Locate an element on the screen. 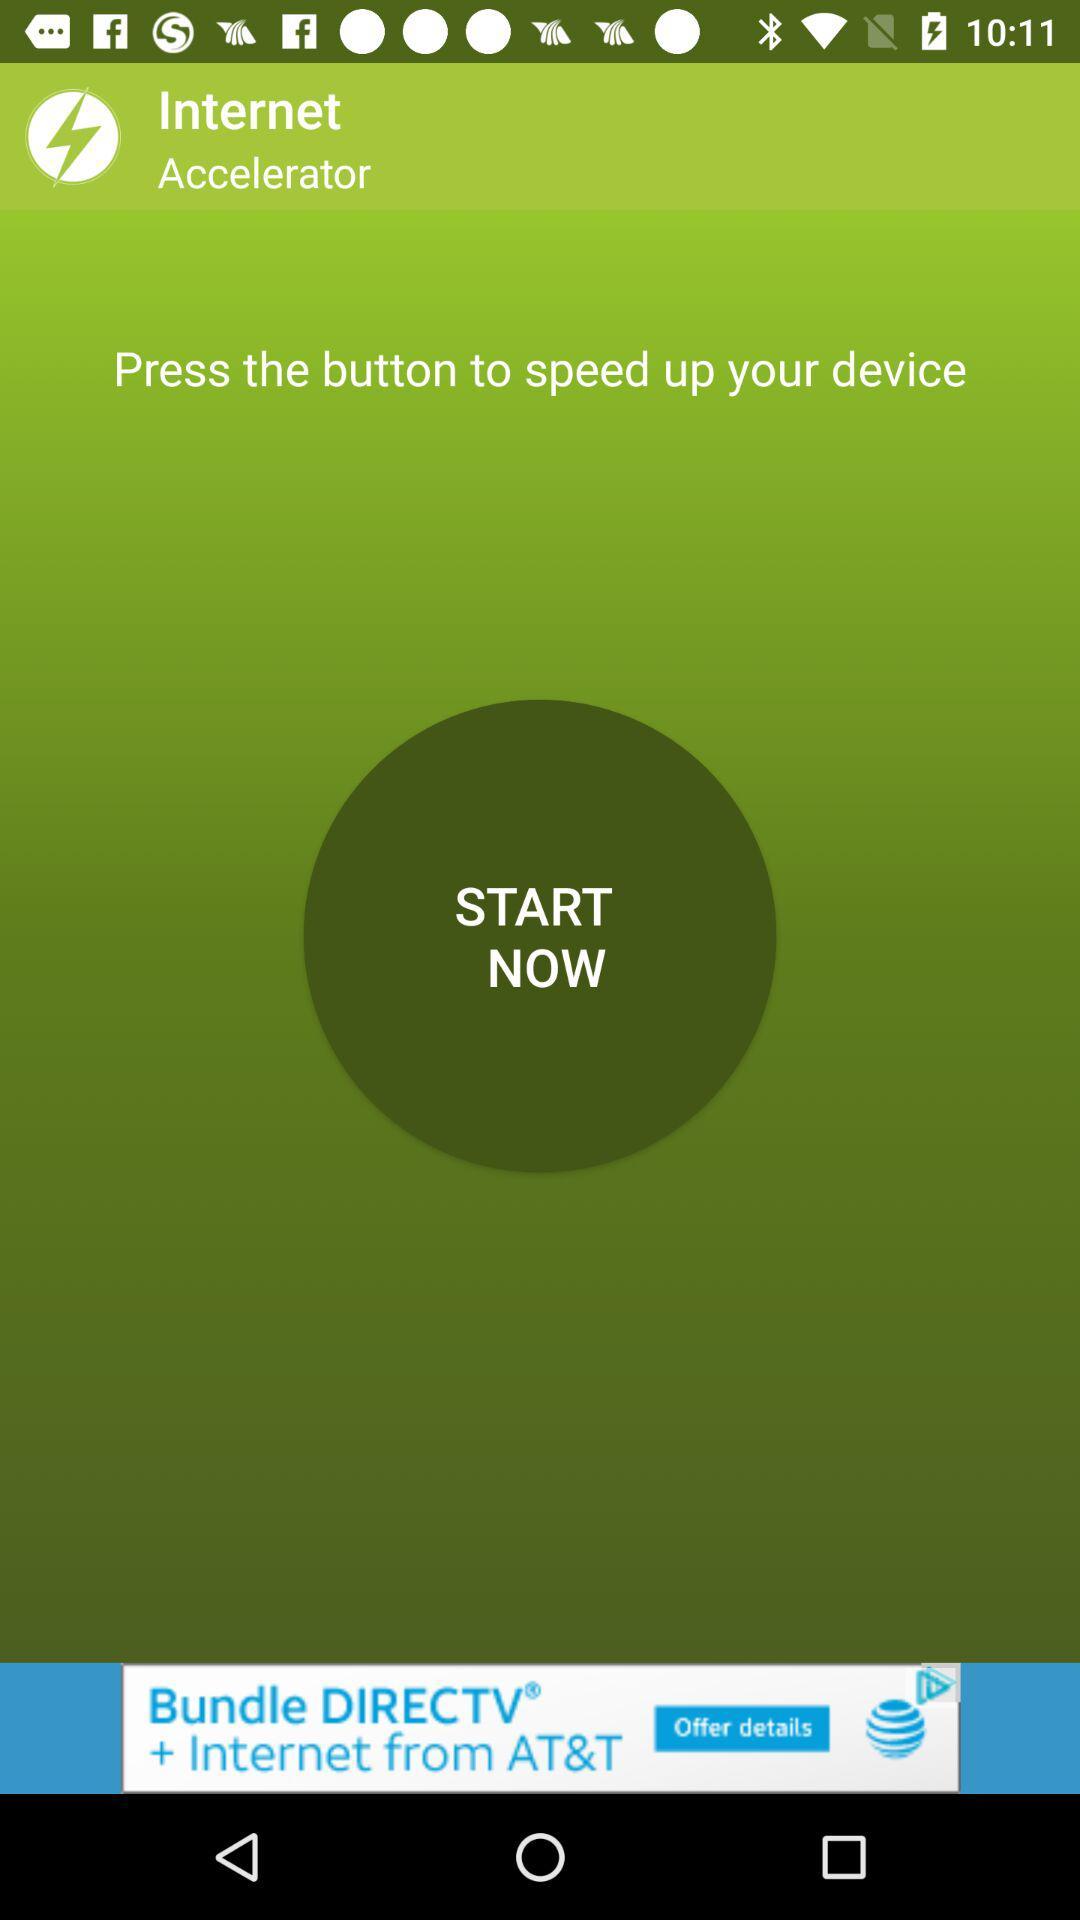 The height and width of the screenshot is (1920, 1080). advertisement for at+t is located at coordinates (540, 1727).